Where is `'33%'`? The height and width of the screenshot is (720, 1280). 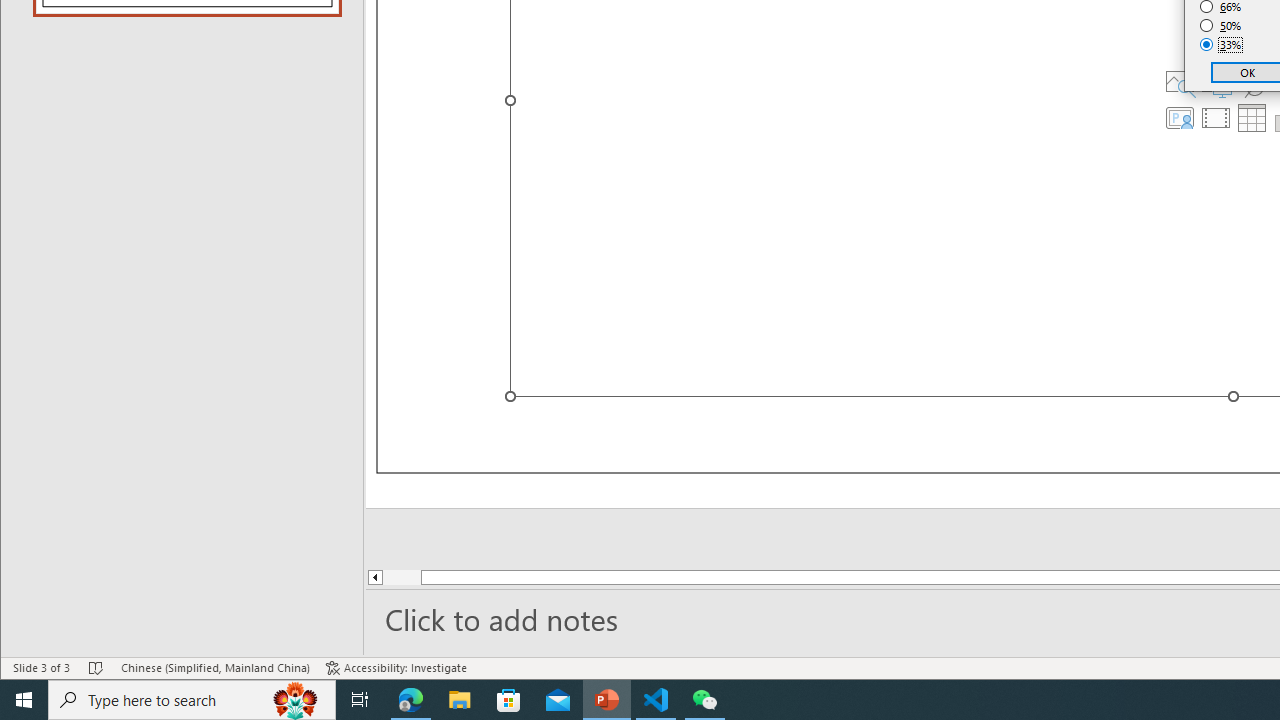 '33%' is located at coordinates (1220, 45).